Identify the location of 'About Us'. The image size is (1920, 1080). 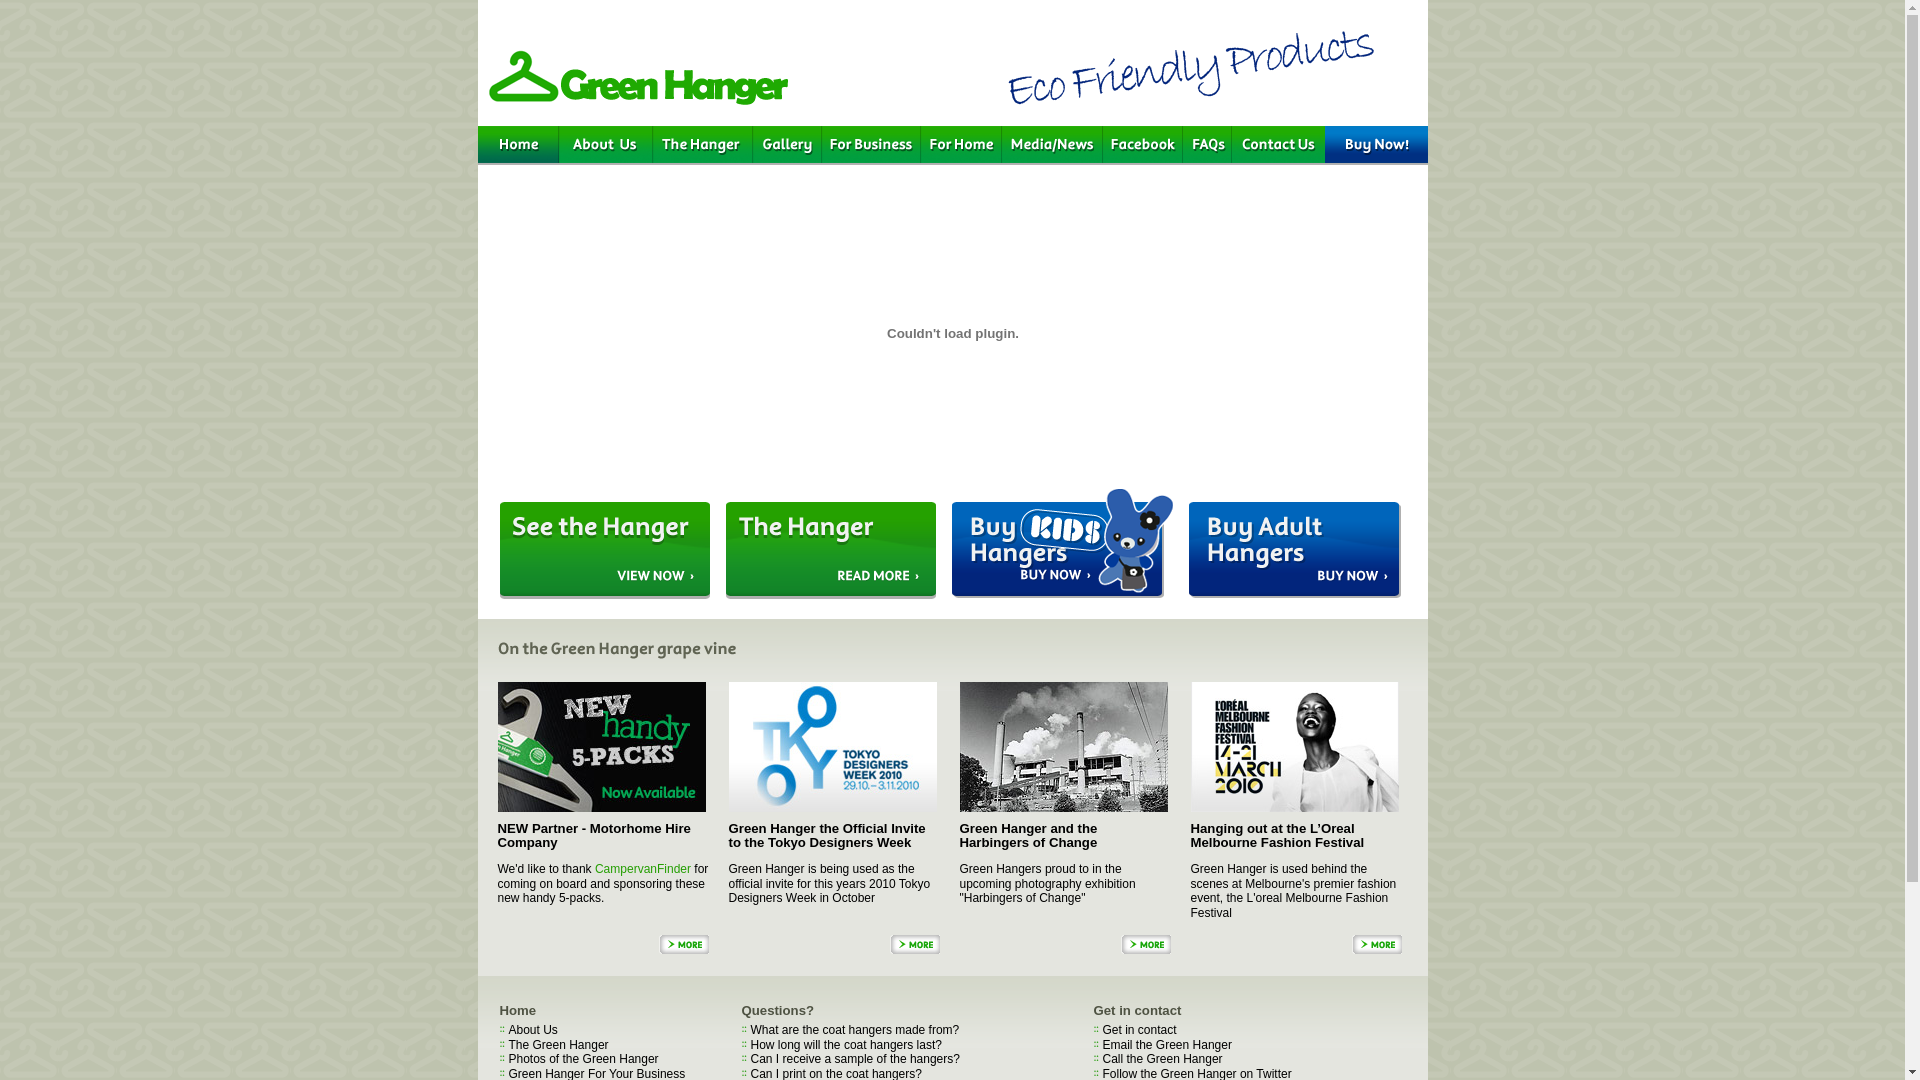
(532, 1029).